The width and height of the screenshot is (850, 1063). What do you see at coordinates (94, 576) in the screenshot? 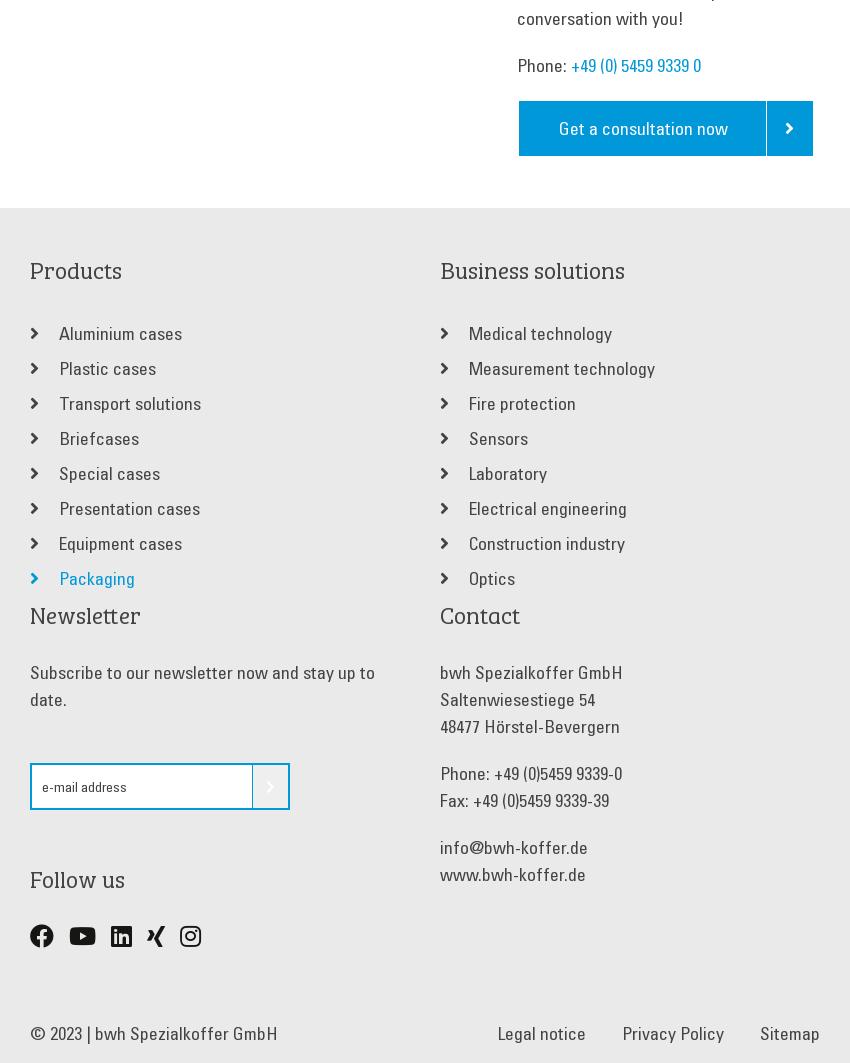
I see `'Packaging'` at bounding box center [94, 576].